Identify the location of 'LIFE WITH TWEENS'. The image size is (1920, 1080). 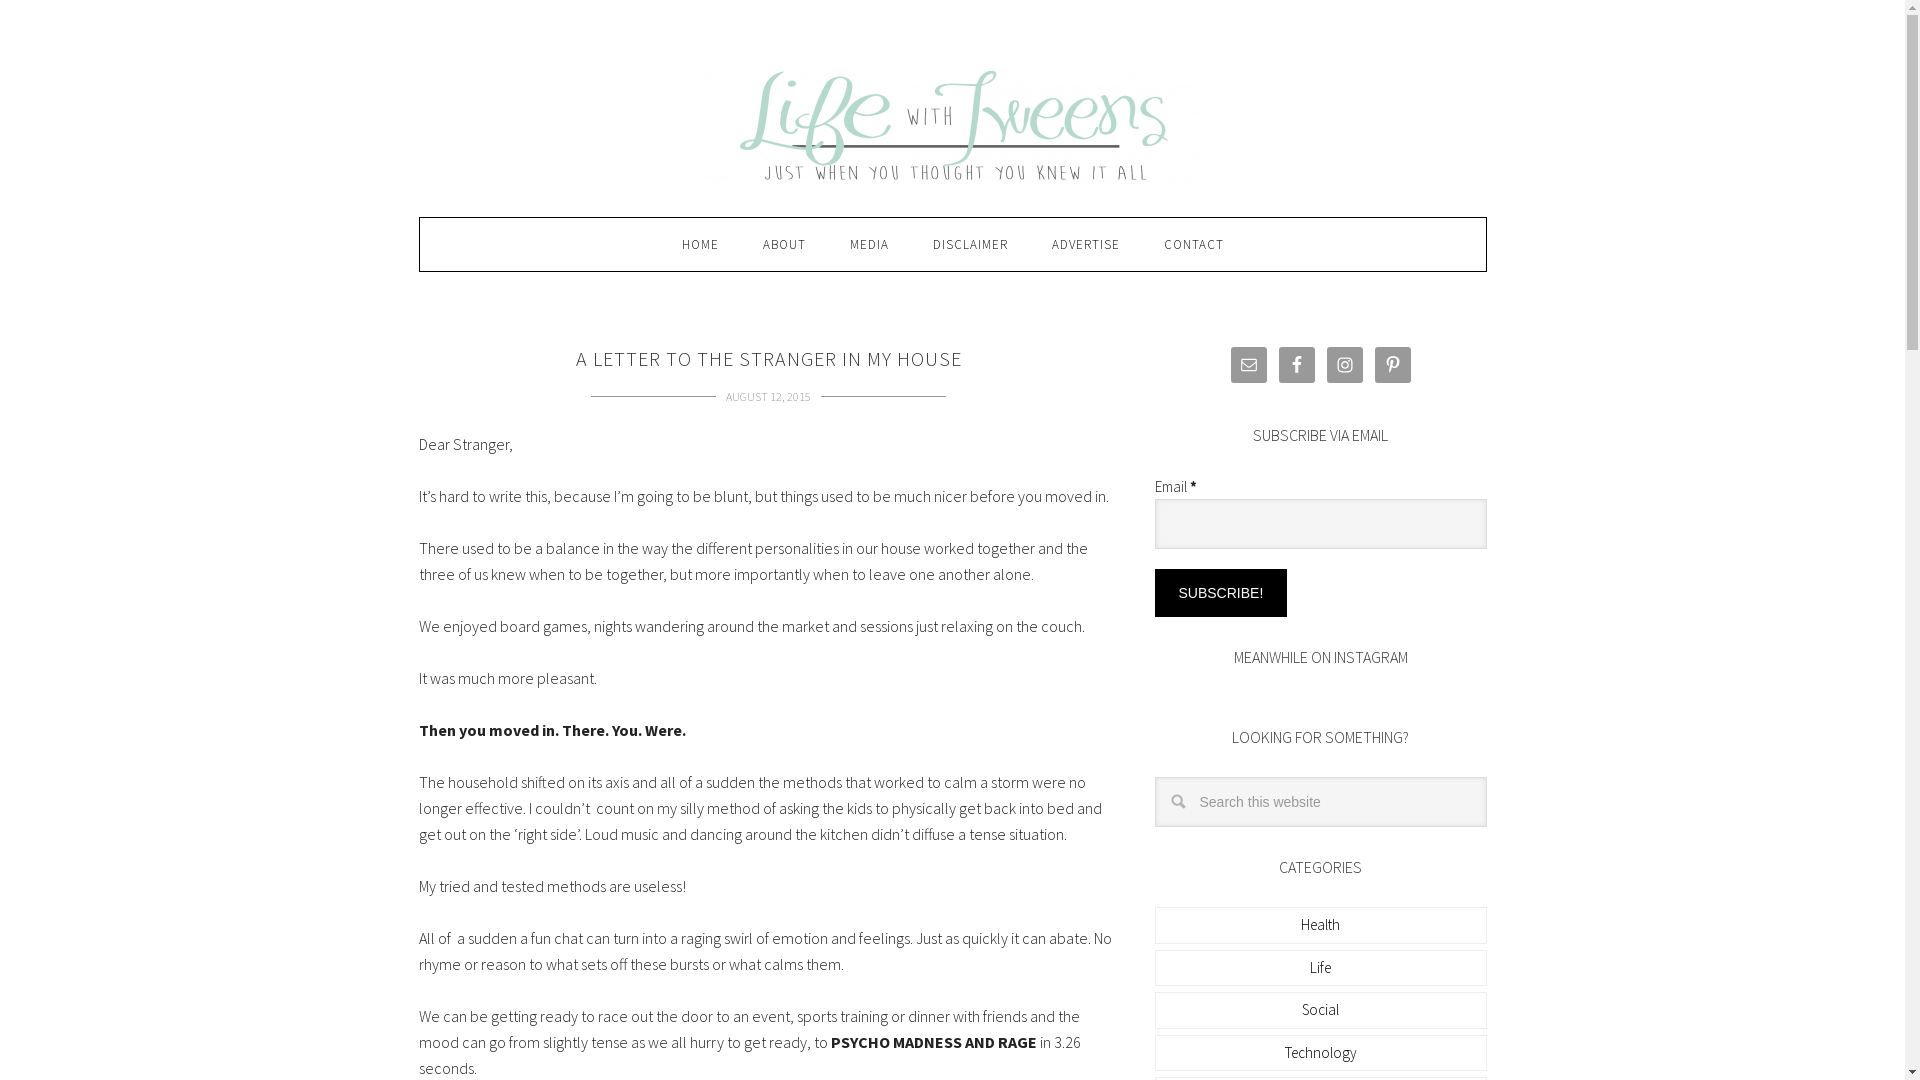
(950, 125).